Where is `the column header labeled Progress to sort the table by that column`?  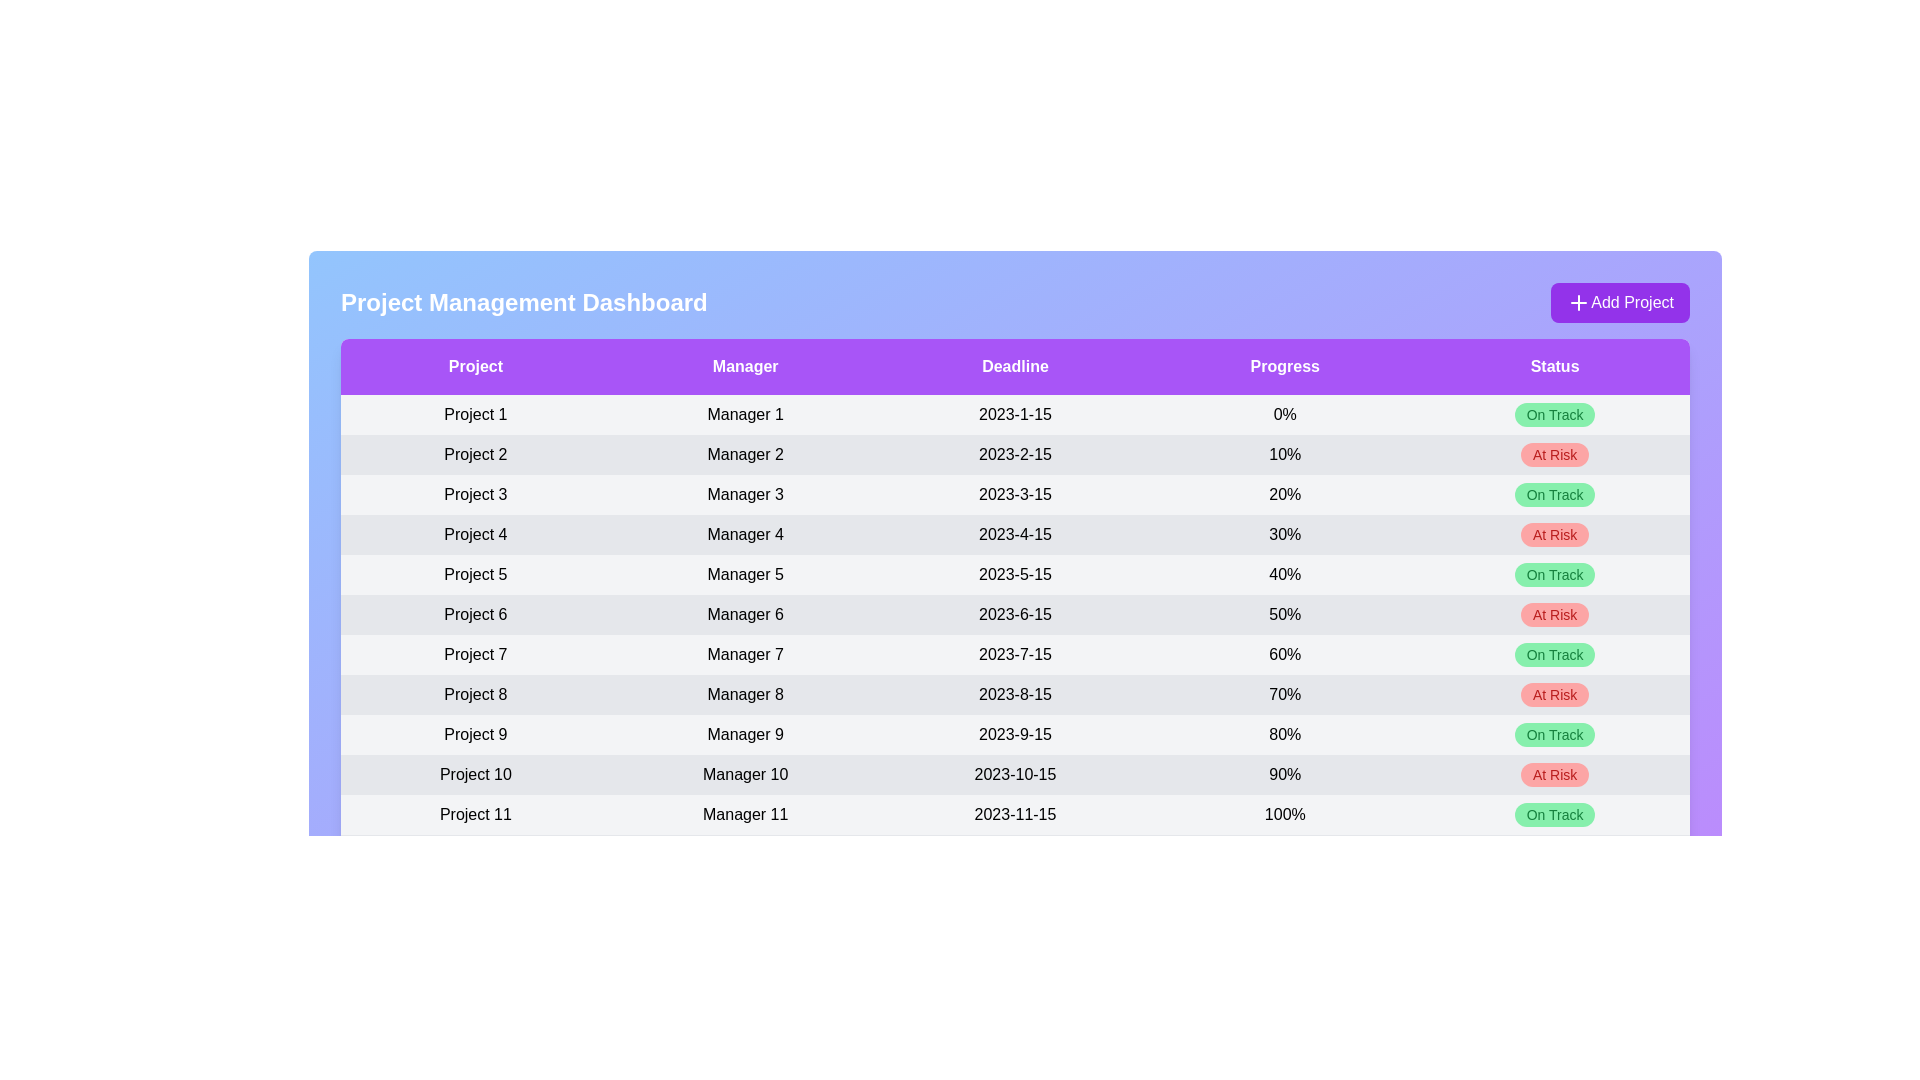
the column header labeled Progress to sort the table by that column is located at coordinates (1285, 366).